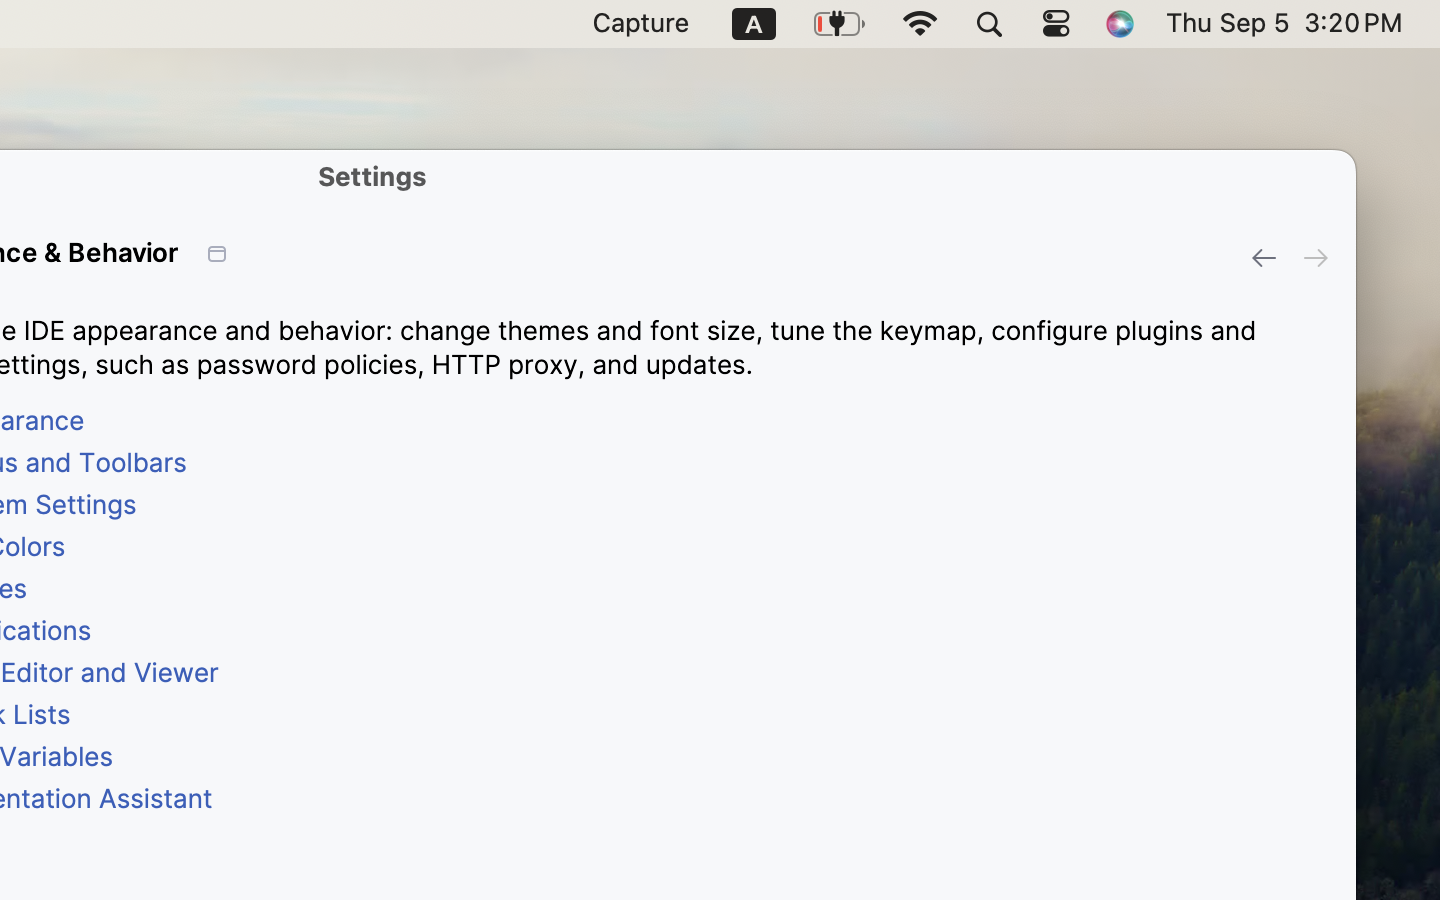 This screenshot has height=900, width=1440. Describe the element at coordinates (371, 176) in the screenshot. I see `'Settings'` at that location.